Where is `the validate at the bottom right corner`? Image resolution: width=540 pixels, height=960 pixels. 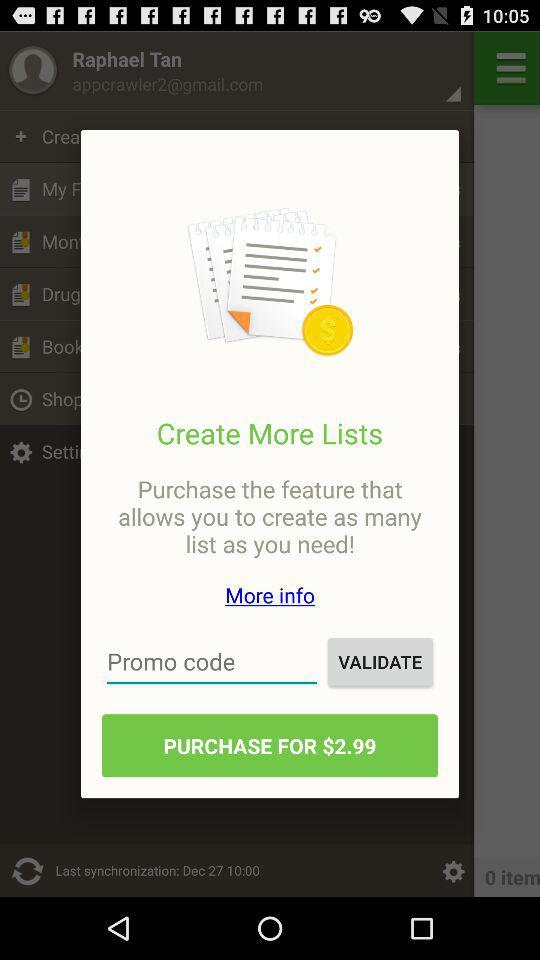
the validate at the bottom right corner is located at coordinates (380, 661).